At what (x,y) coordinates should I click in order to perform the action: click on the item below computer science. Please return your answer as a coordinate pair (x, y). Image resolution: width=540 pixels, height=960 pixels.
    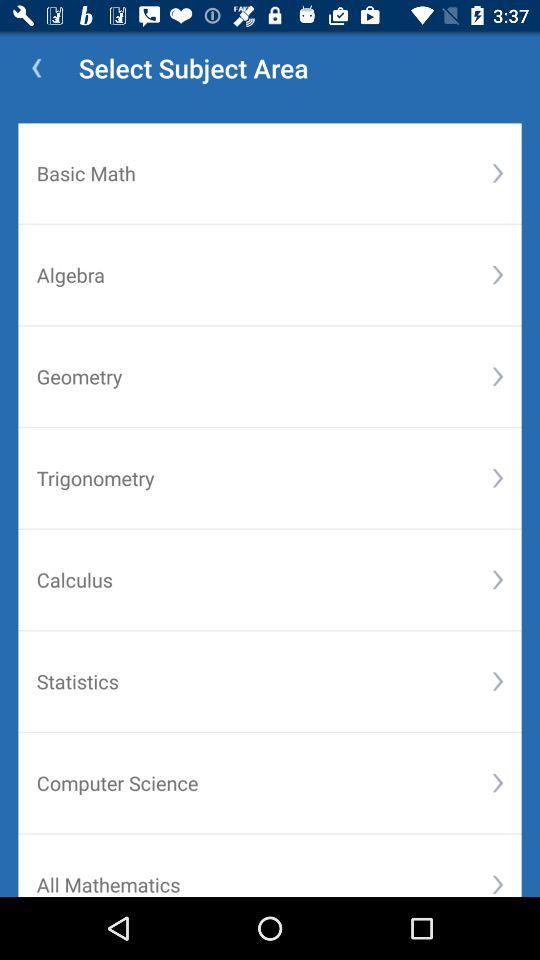
    Looking at the image, I should click on (496, 883).